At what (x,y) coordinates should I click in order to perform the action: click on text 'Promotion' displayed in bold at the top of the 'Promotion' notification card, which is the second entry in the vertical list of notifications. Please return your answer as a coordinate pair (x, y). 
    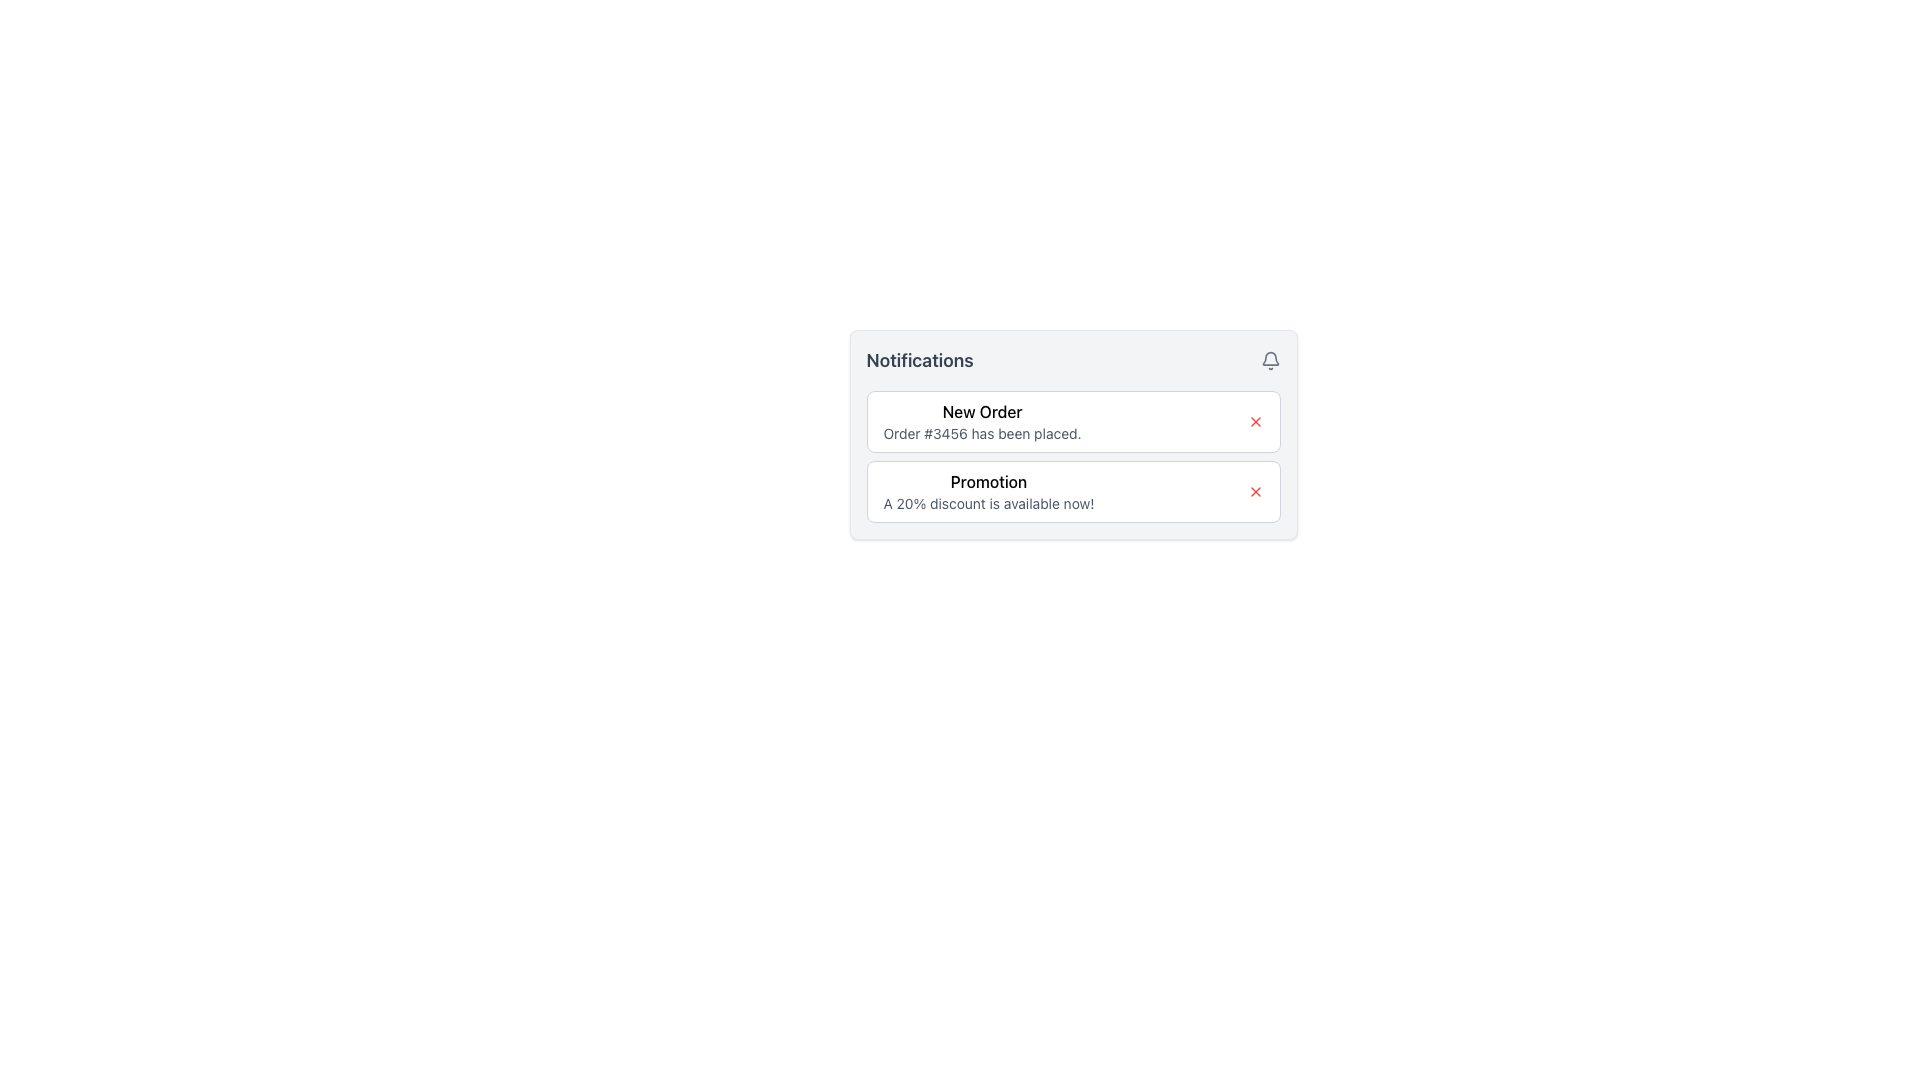
    Looking at the image, I should click on (988, 482).